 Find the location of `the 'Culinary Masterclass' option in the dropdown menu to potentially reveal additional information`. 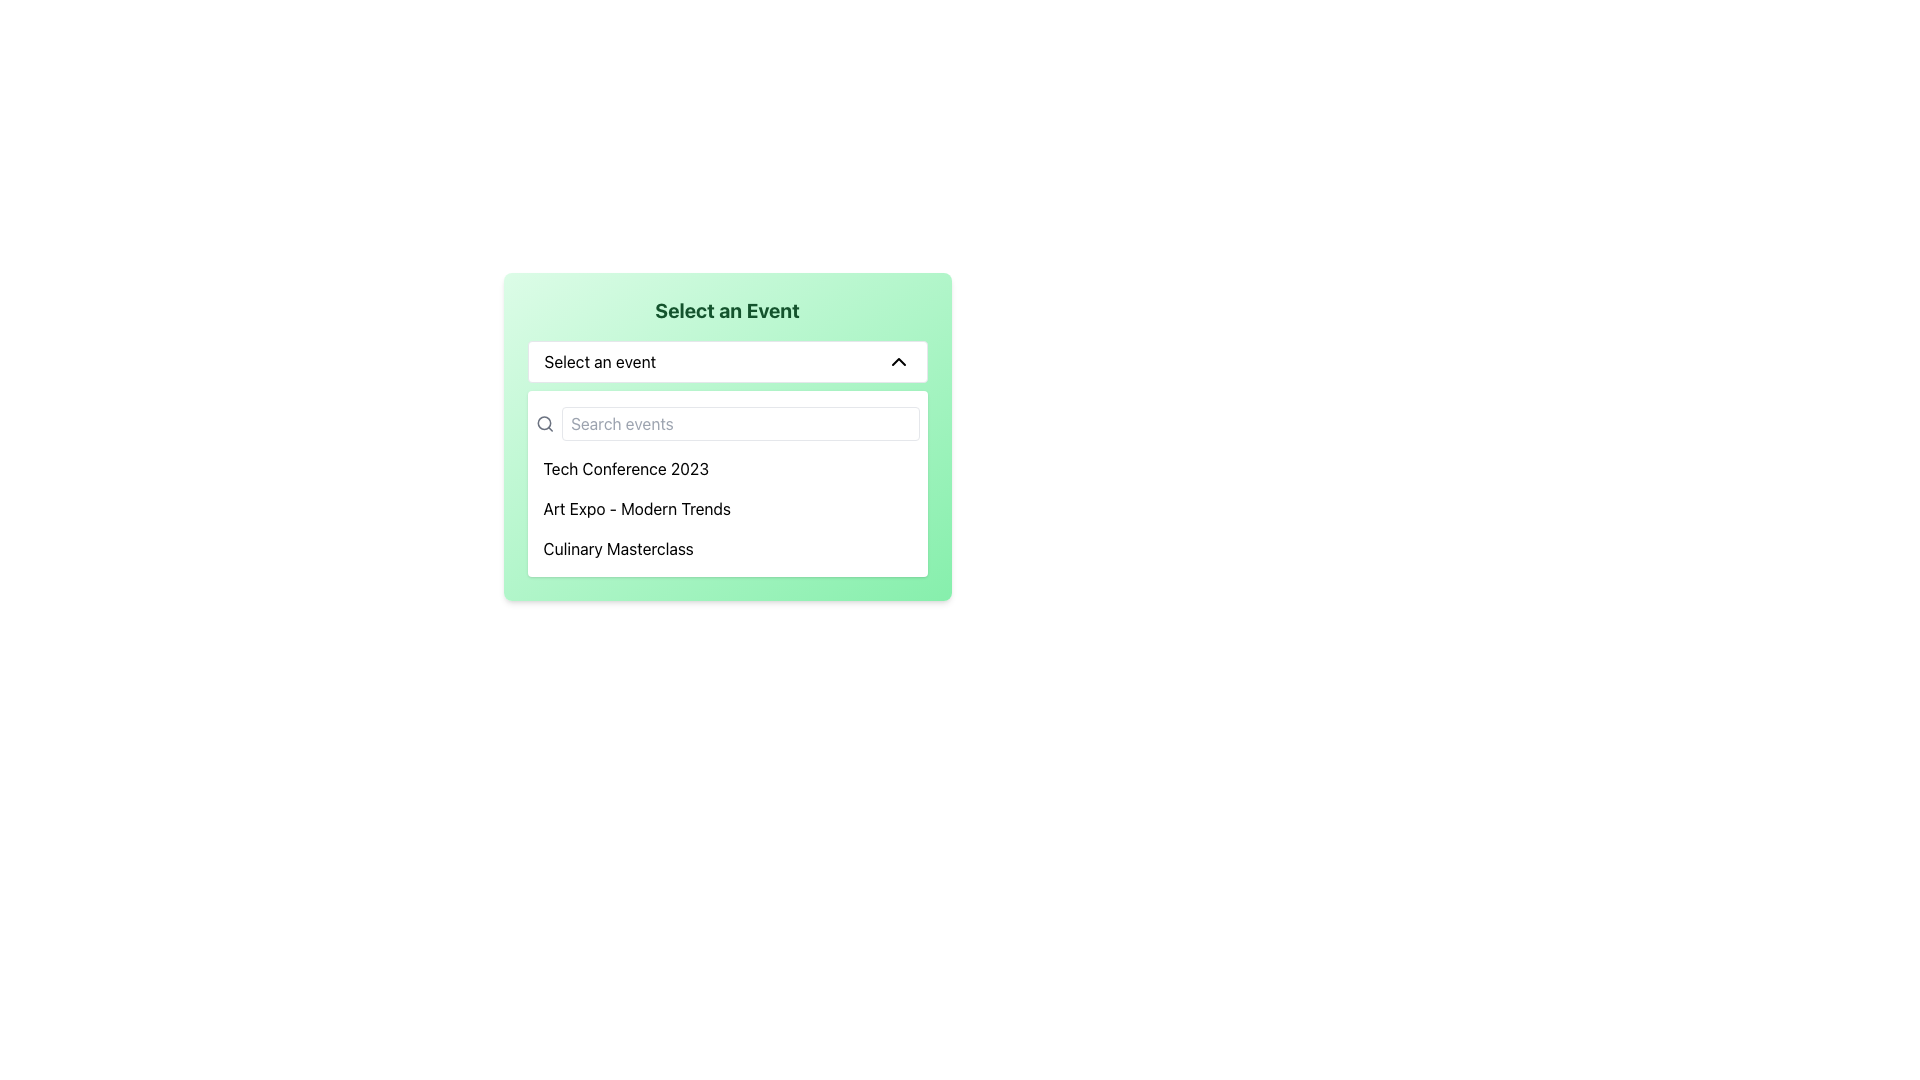

the 'Culinary Masterclass' option in the dropdown menu to potentially reveal additional information is located at coordinates (617, 548).